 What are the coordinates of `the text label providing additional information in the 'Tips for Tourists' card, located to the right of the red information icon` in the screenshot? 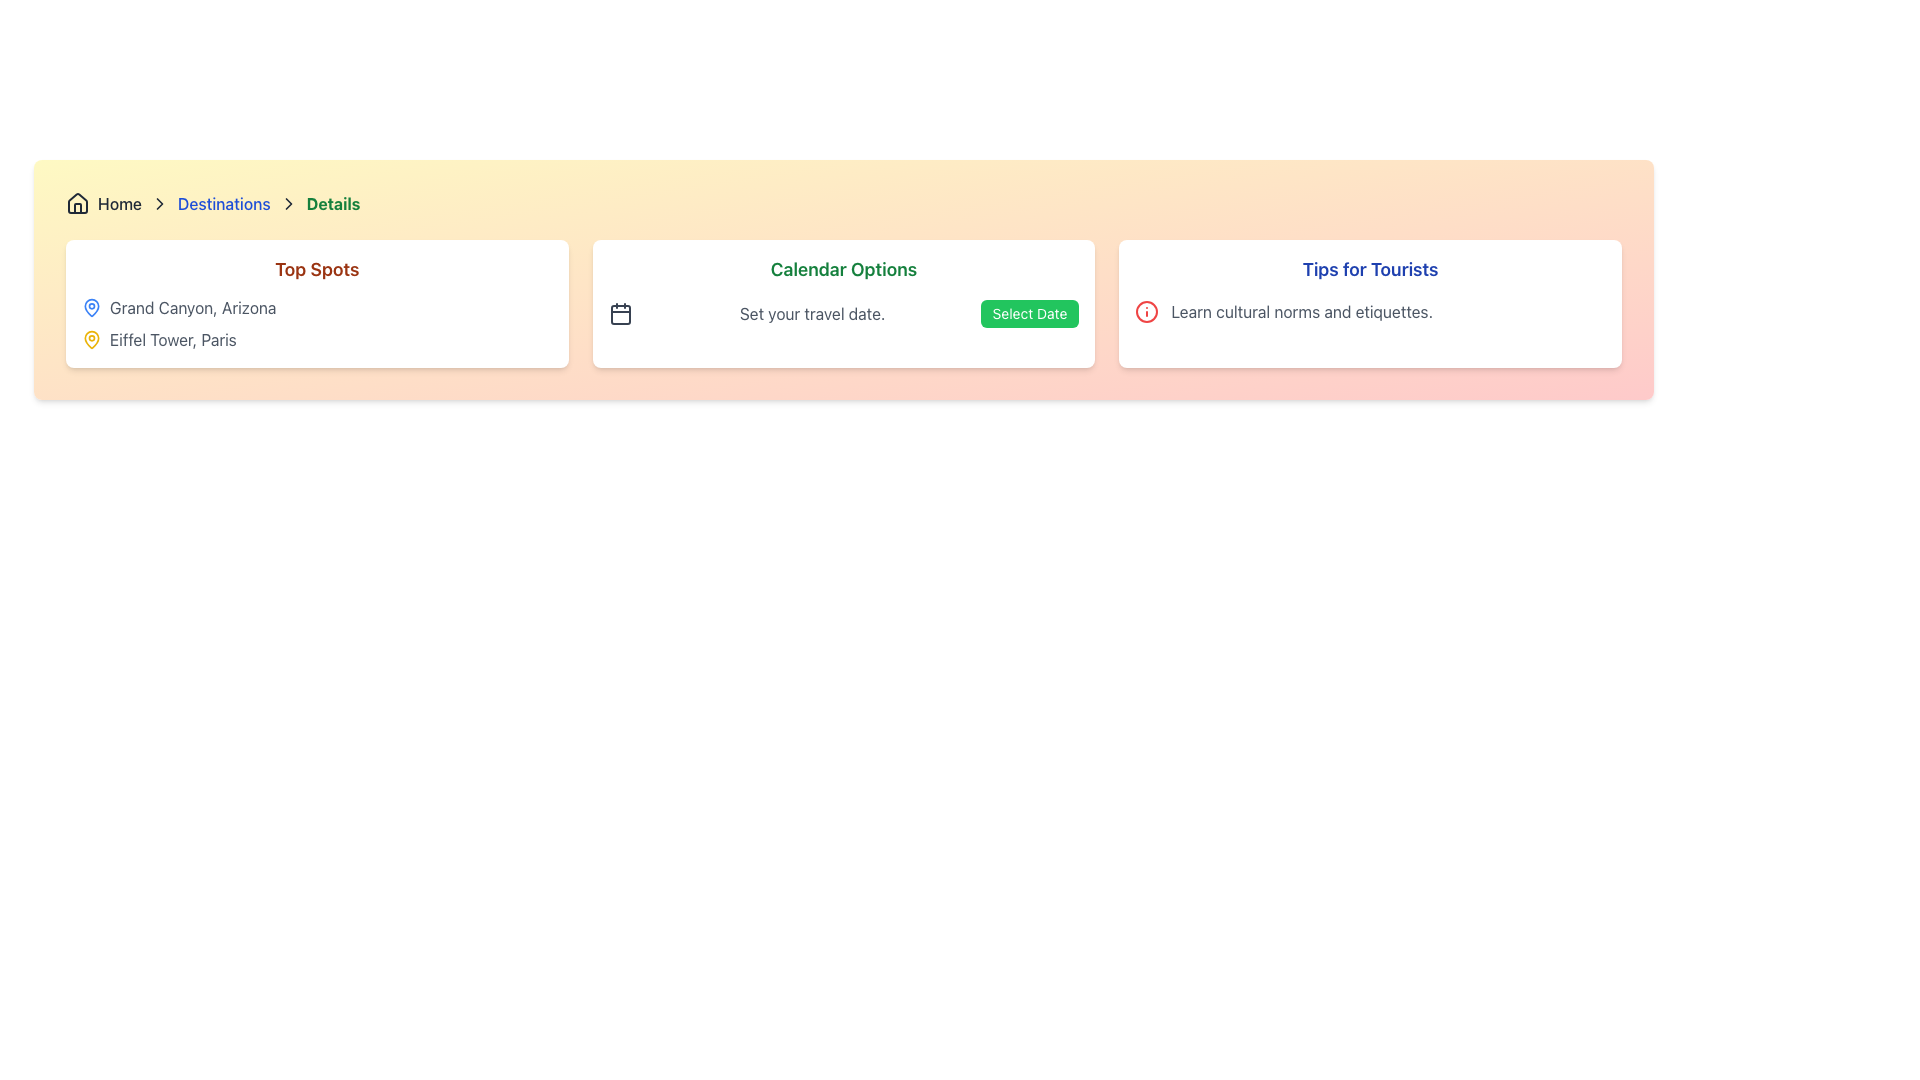 It's located at (1302, 312).